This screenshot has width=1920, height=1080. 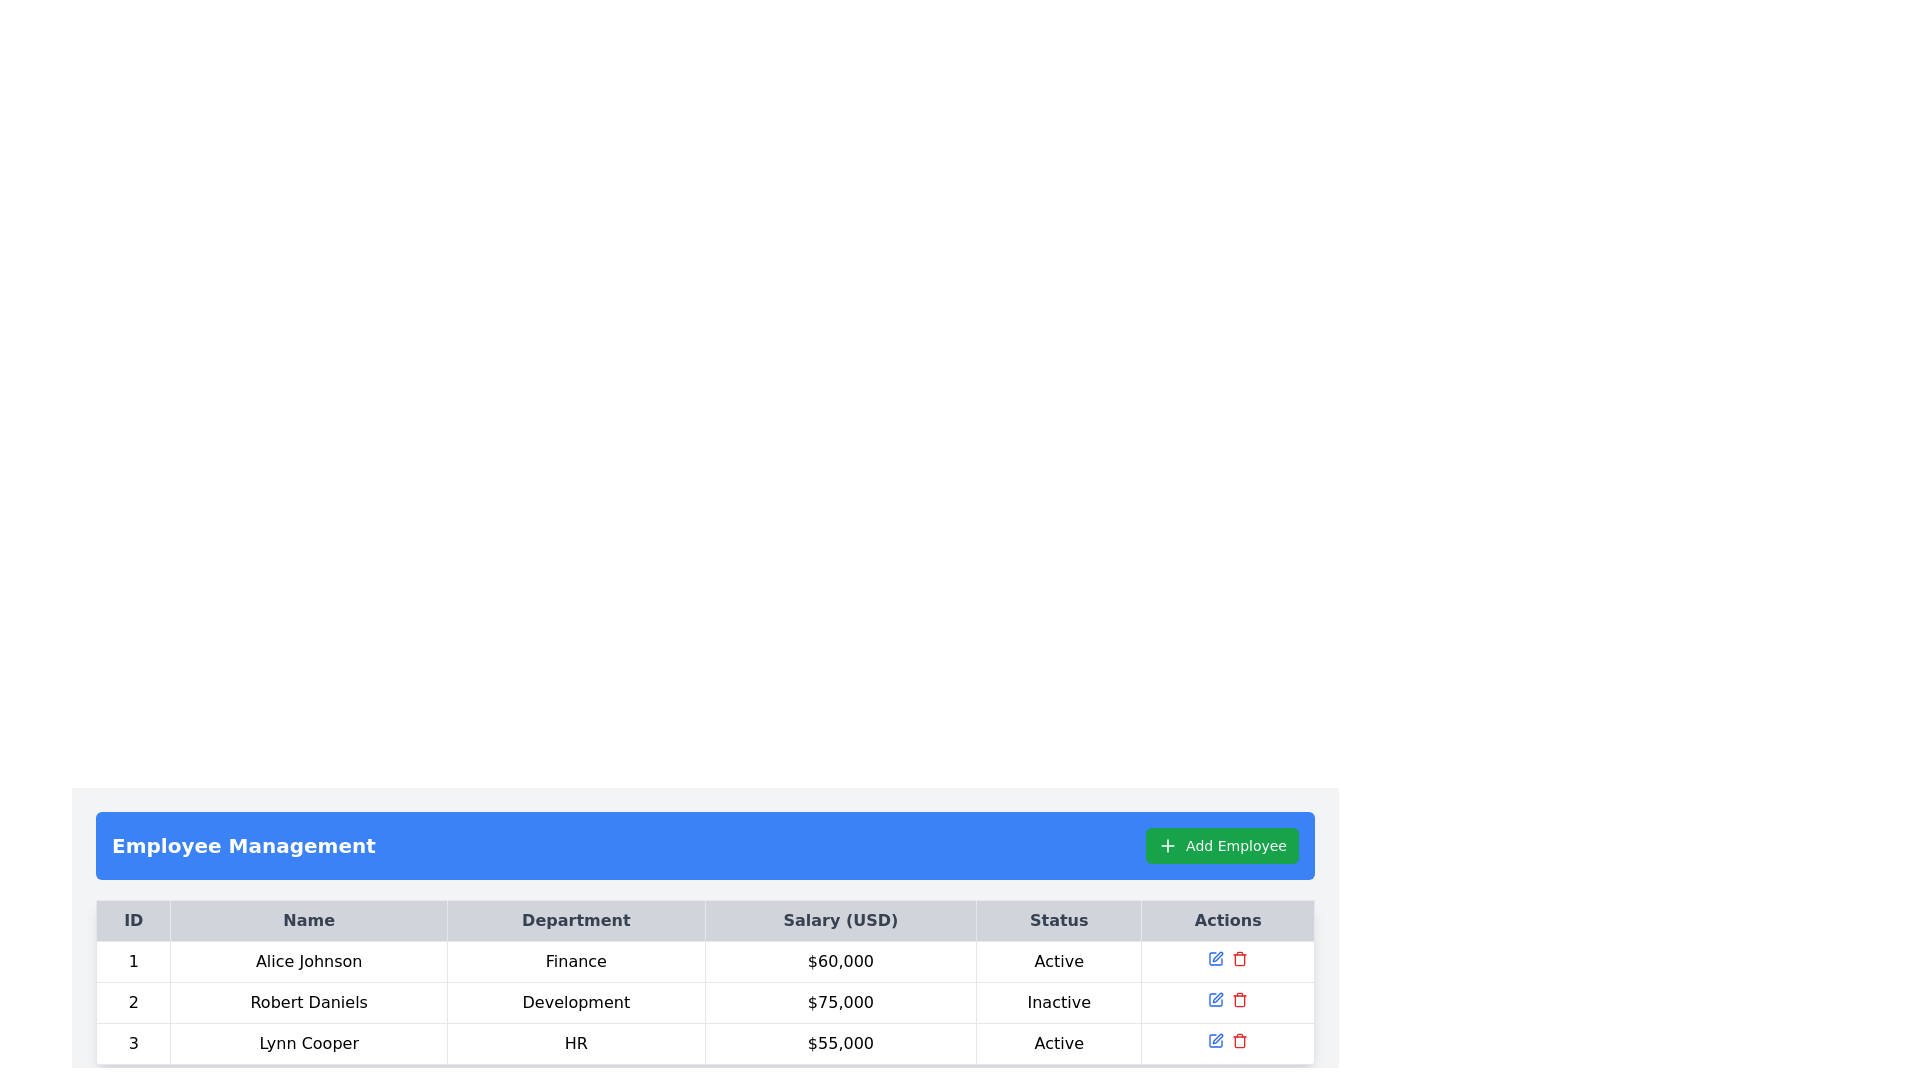 What do you see at coordinates (1215, 1040) in the screenshot?
I see `the 'Edit' icon located in the 'Actions' column of the third row in the 'Employee Management' interface` at bounding box center [1215, 1040].